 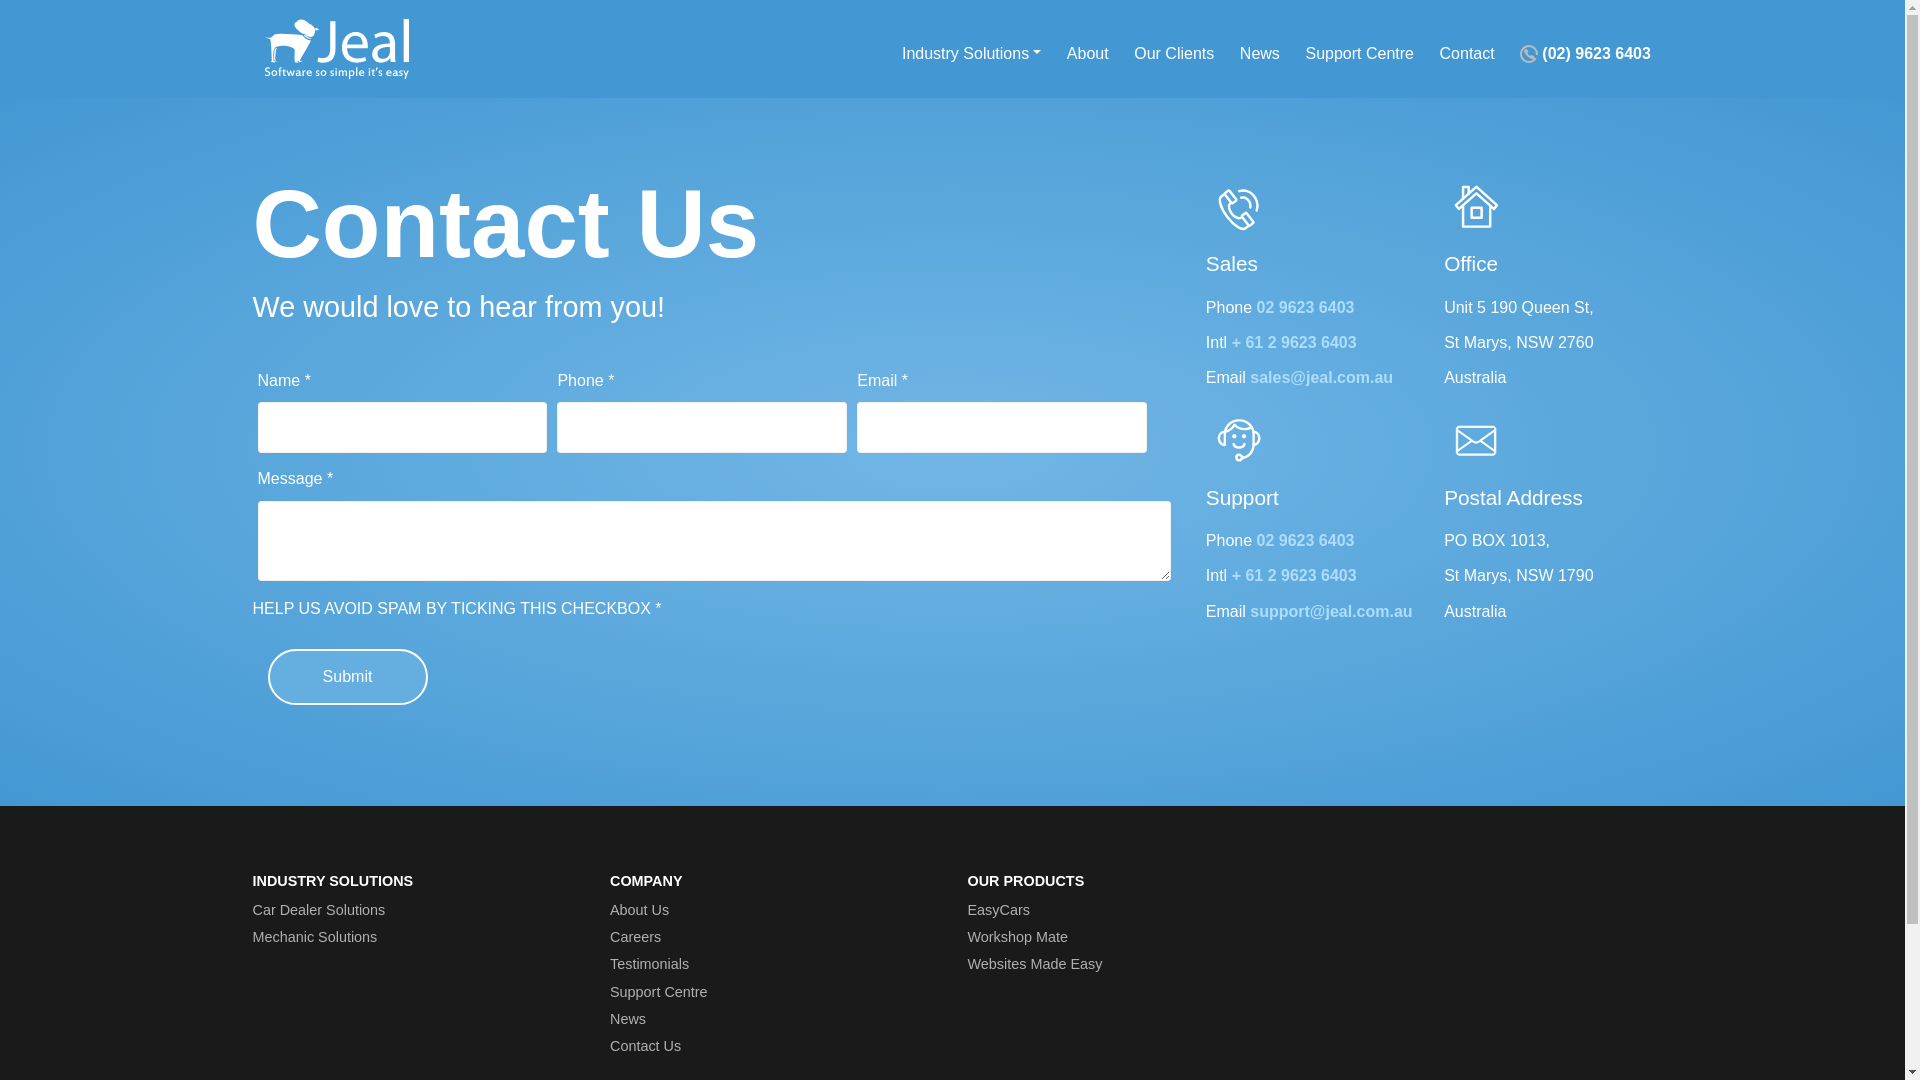 What do you see at coordinates (317, 910) in the screenshot?
I see `'Car Dealer Solutions'` at bounding box center [317, 910].